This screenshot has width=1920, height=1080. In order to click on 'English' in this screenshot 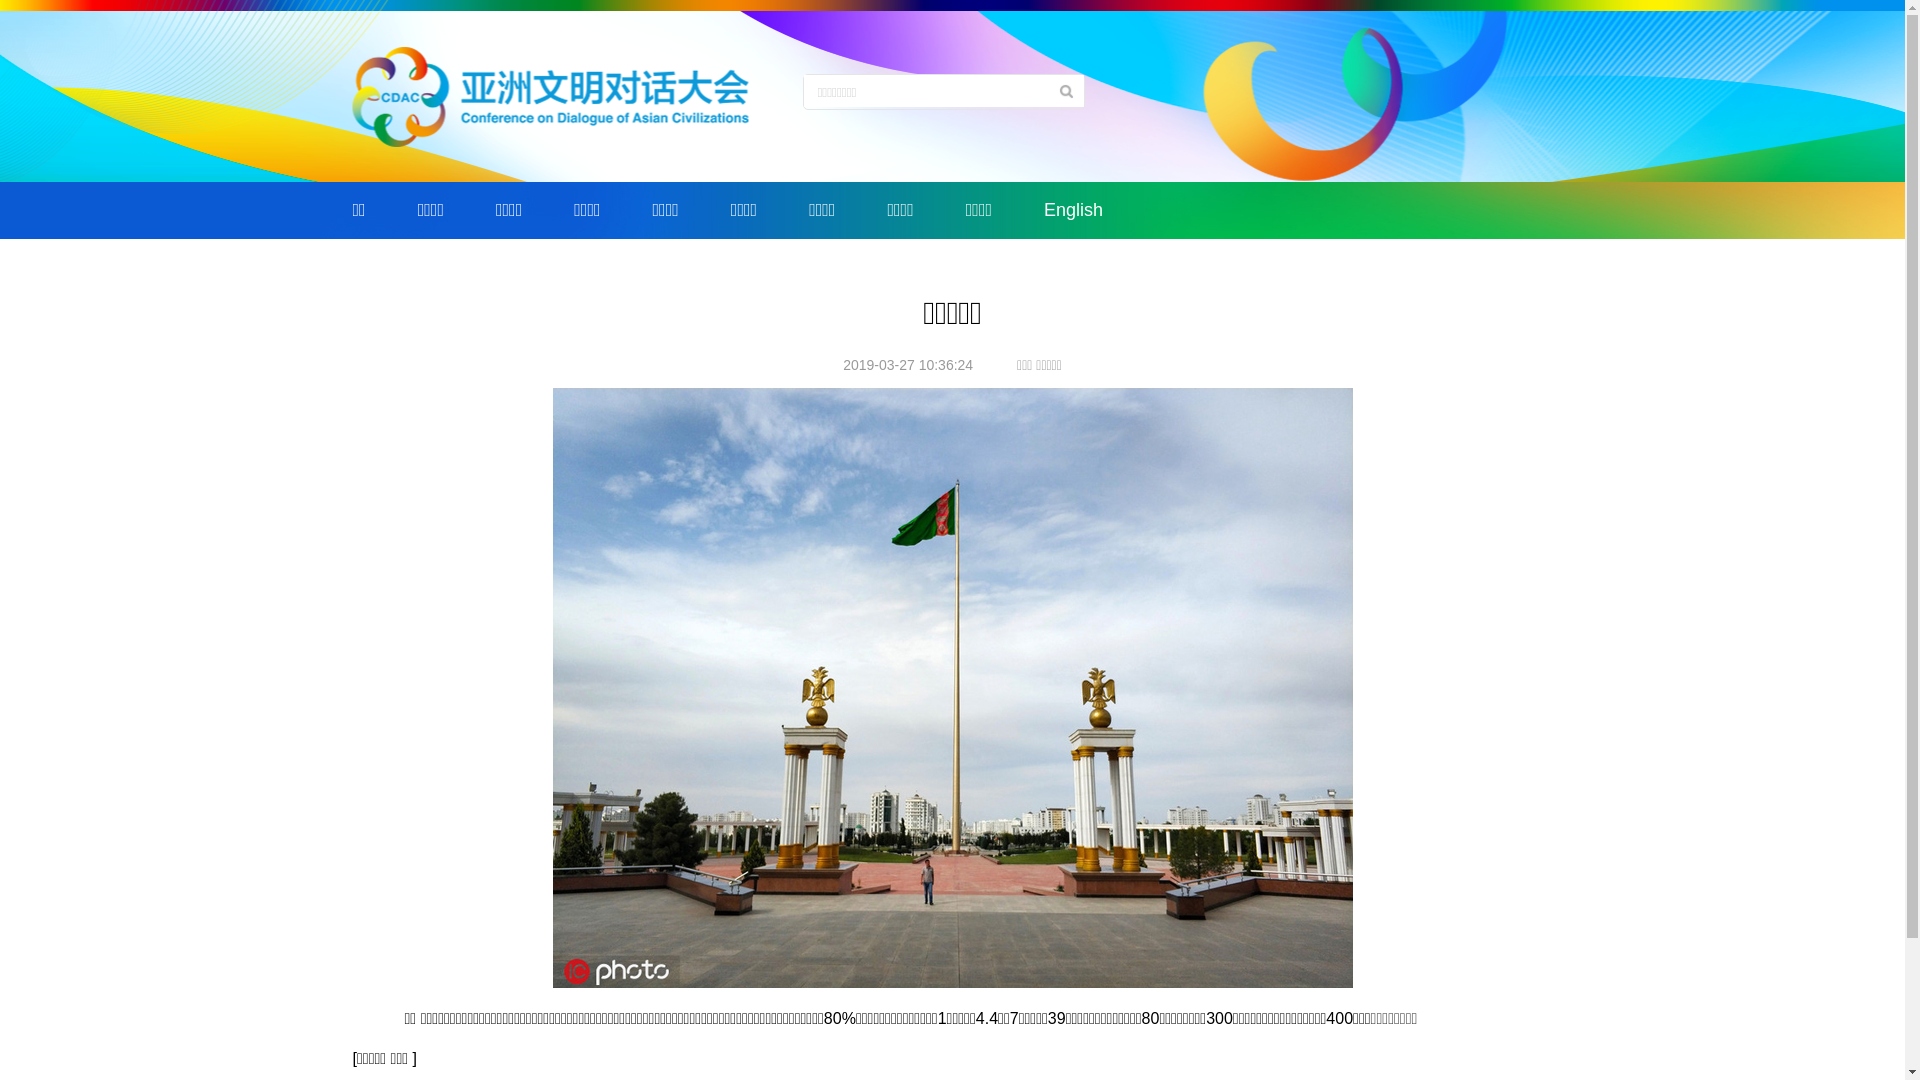, I will do `click(1072, 209)`.